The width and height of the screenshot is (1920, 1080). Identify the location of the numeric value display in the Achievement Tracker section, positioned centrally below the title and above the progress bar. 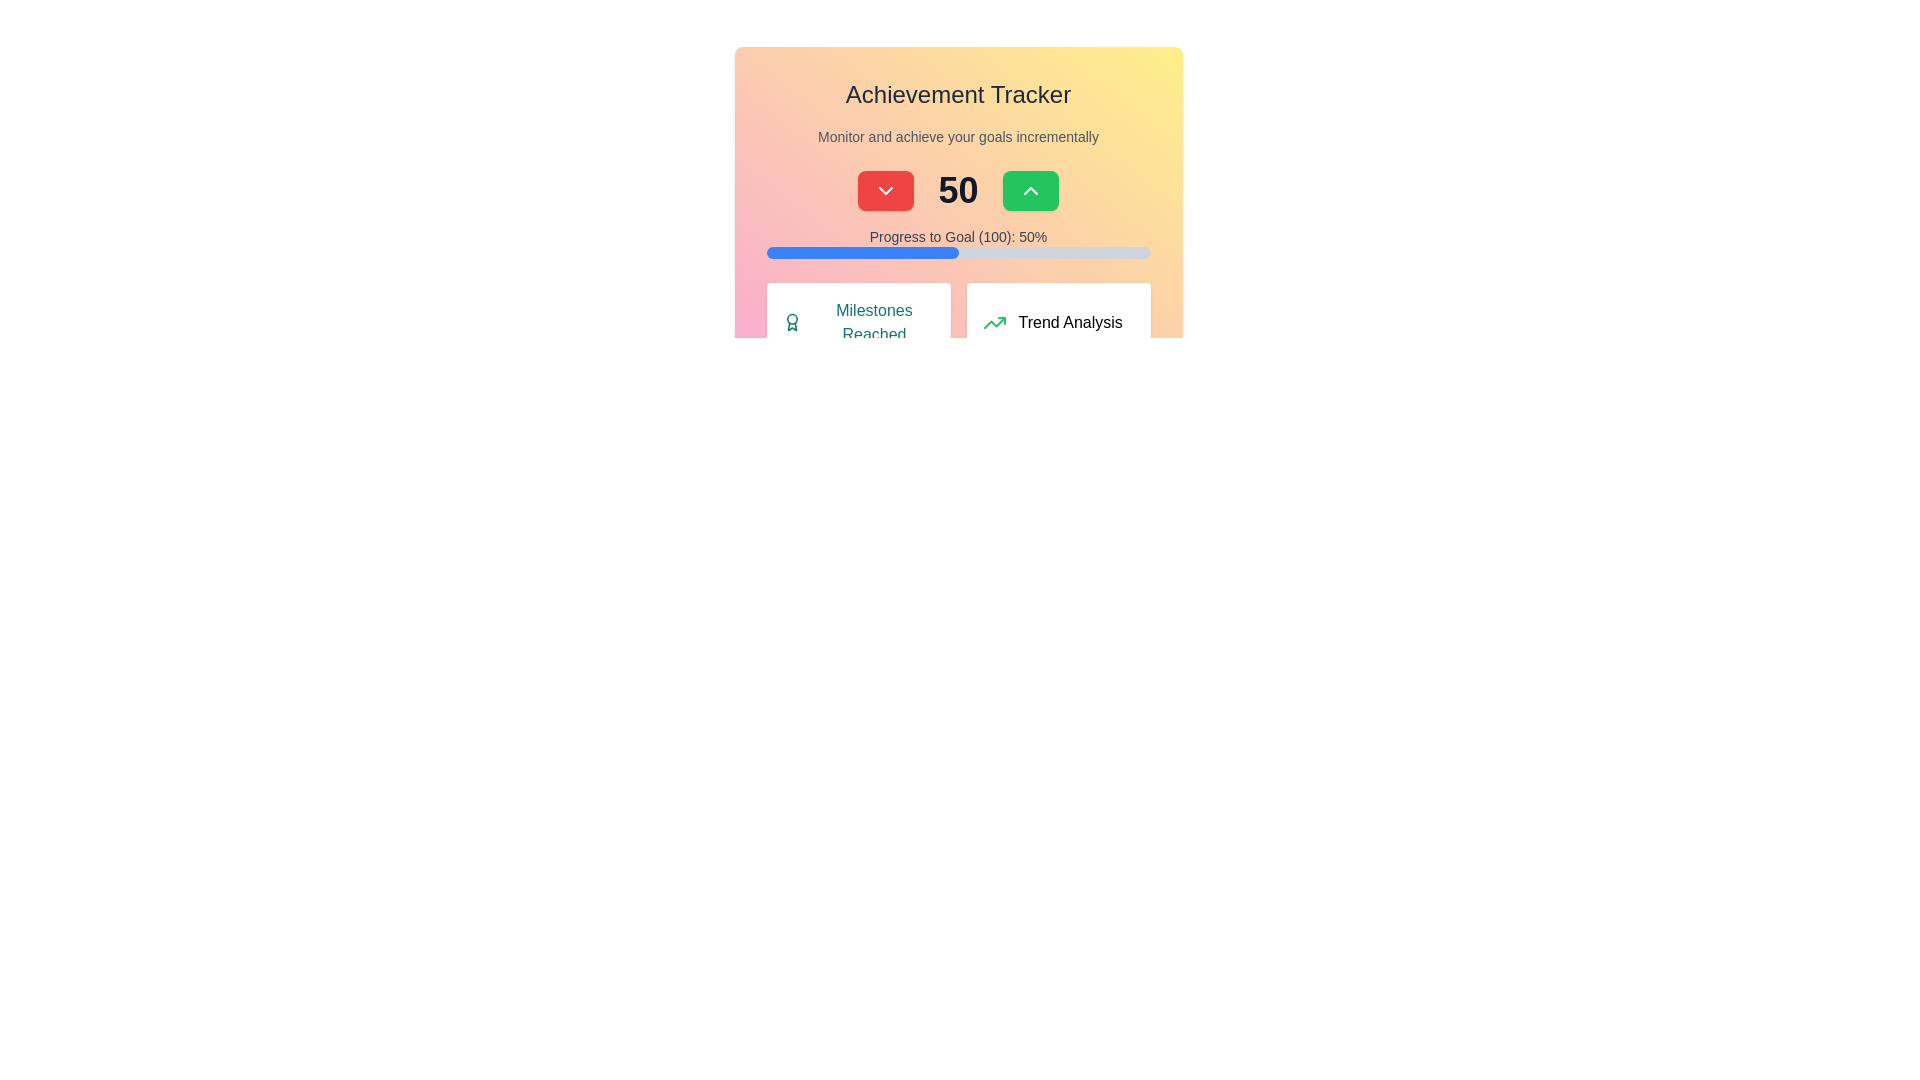
(957, 191).